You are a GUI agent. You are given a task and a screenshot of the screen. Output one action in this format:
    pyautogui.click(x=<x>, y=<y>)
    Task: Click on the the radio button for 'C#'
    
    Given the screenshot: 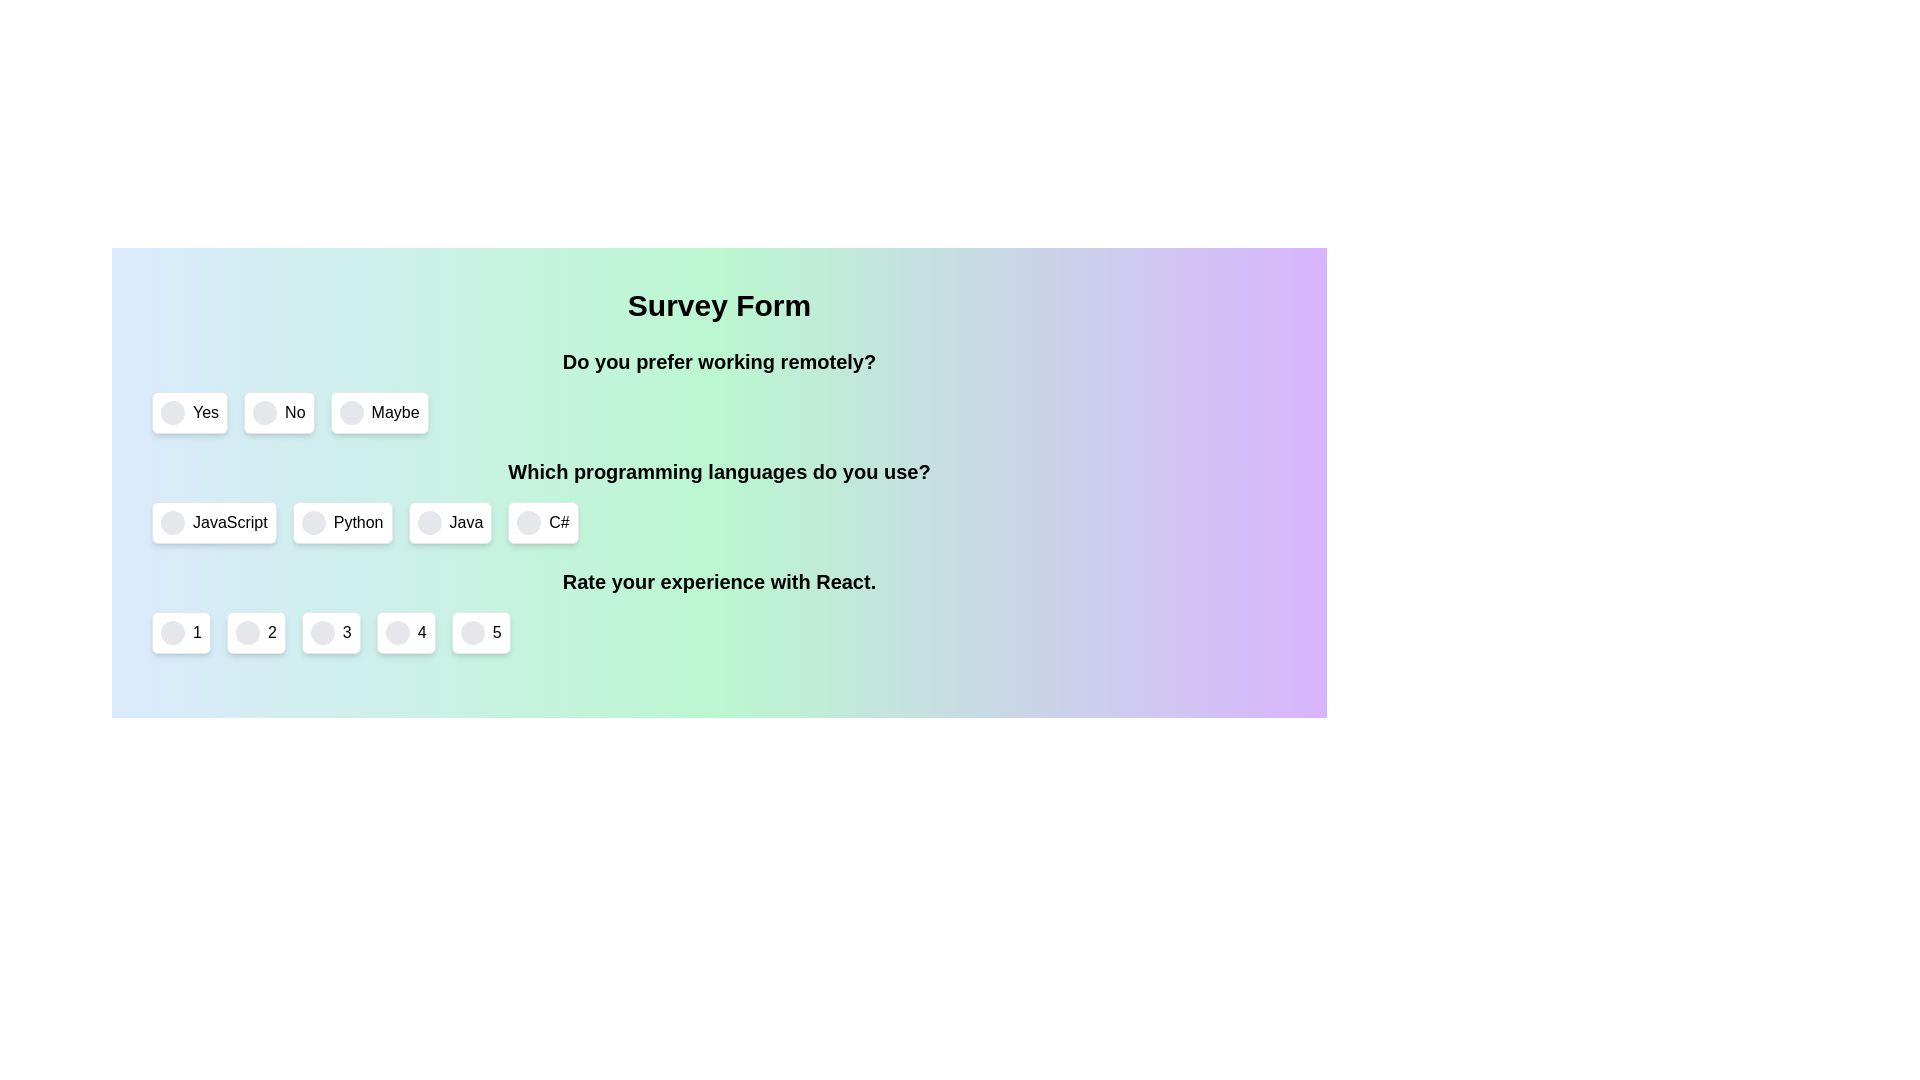 What is the action you would take?
    pyautogui.click(x=529, y=522)
    